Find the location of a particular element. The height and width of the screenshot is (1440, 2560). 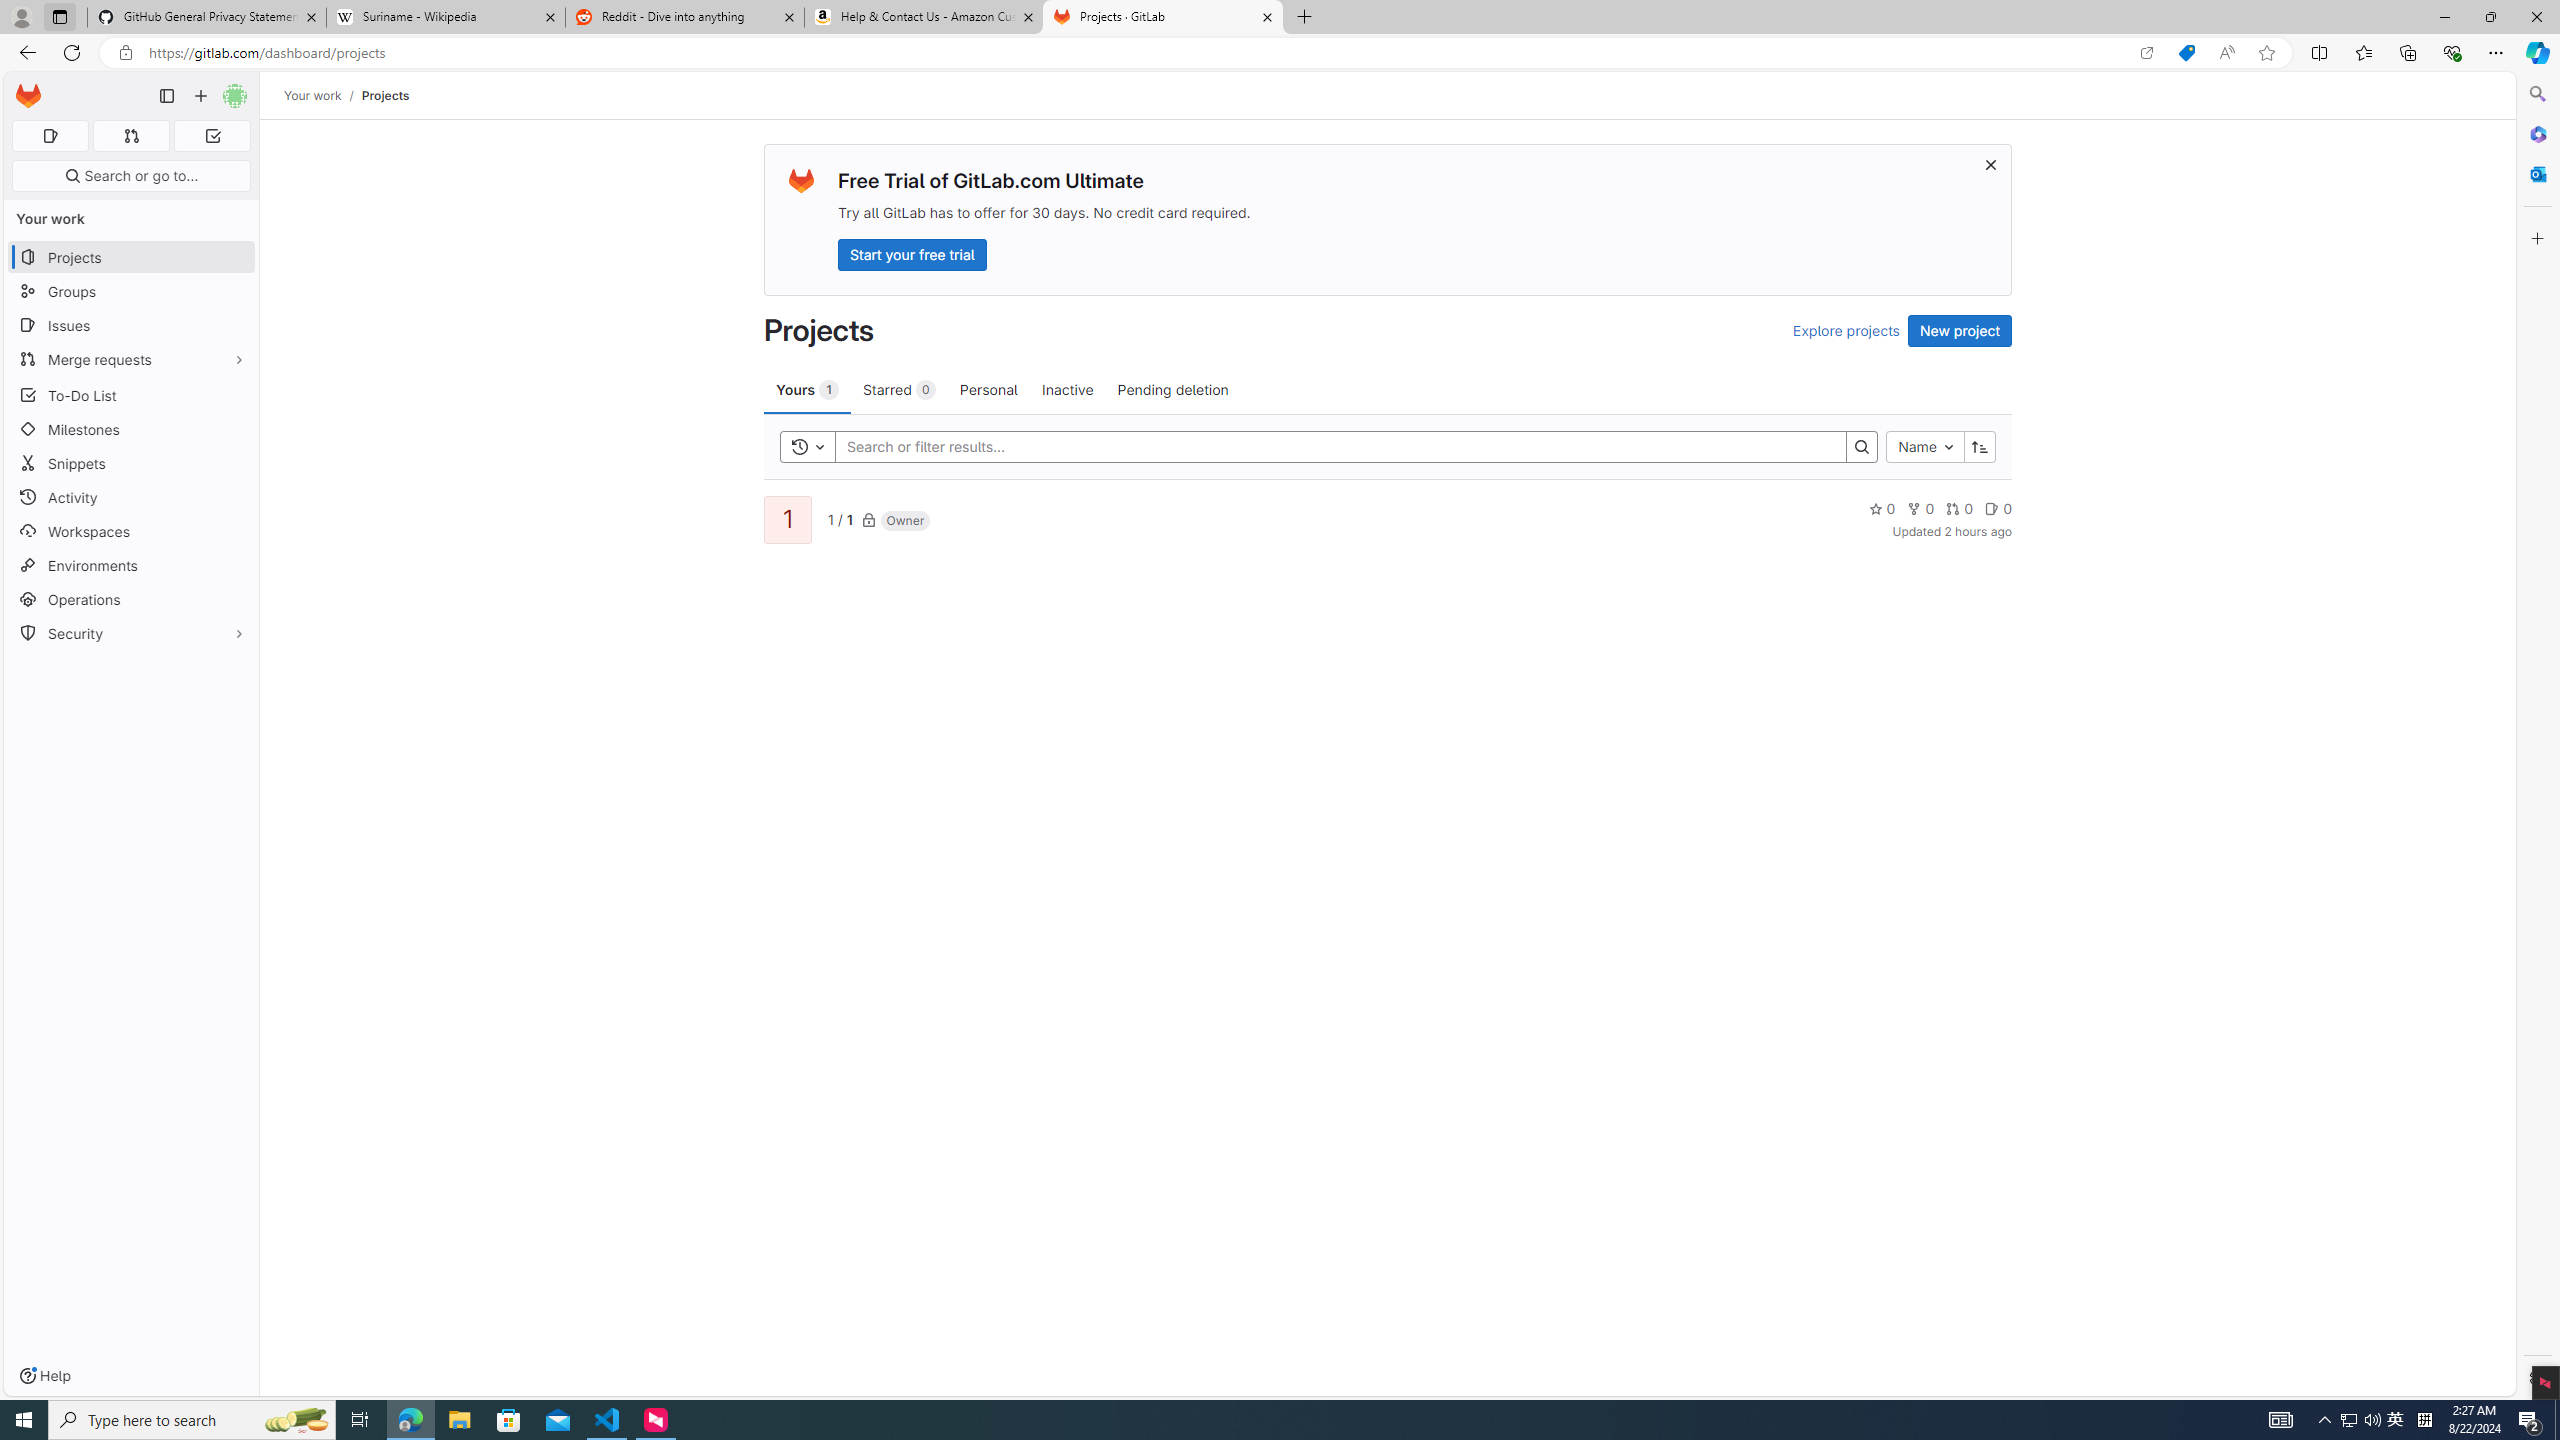

'Assigned issues 0' is located at coordinates (50, 135).